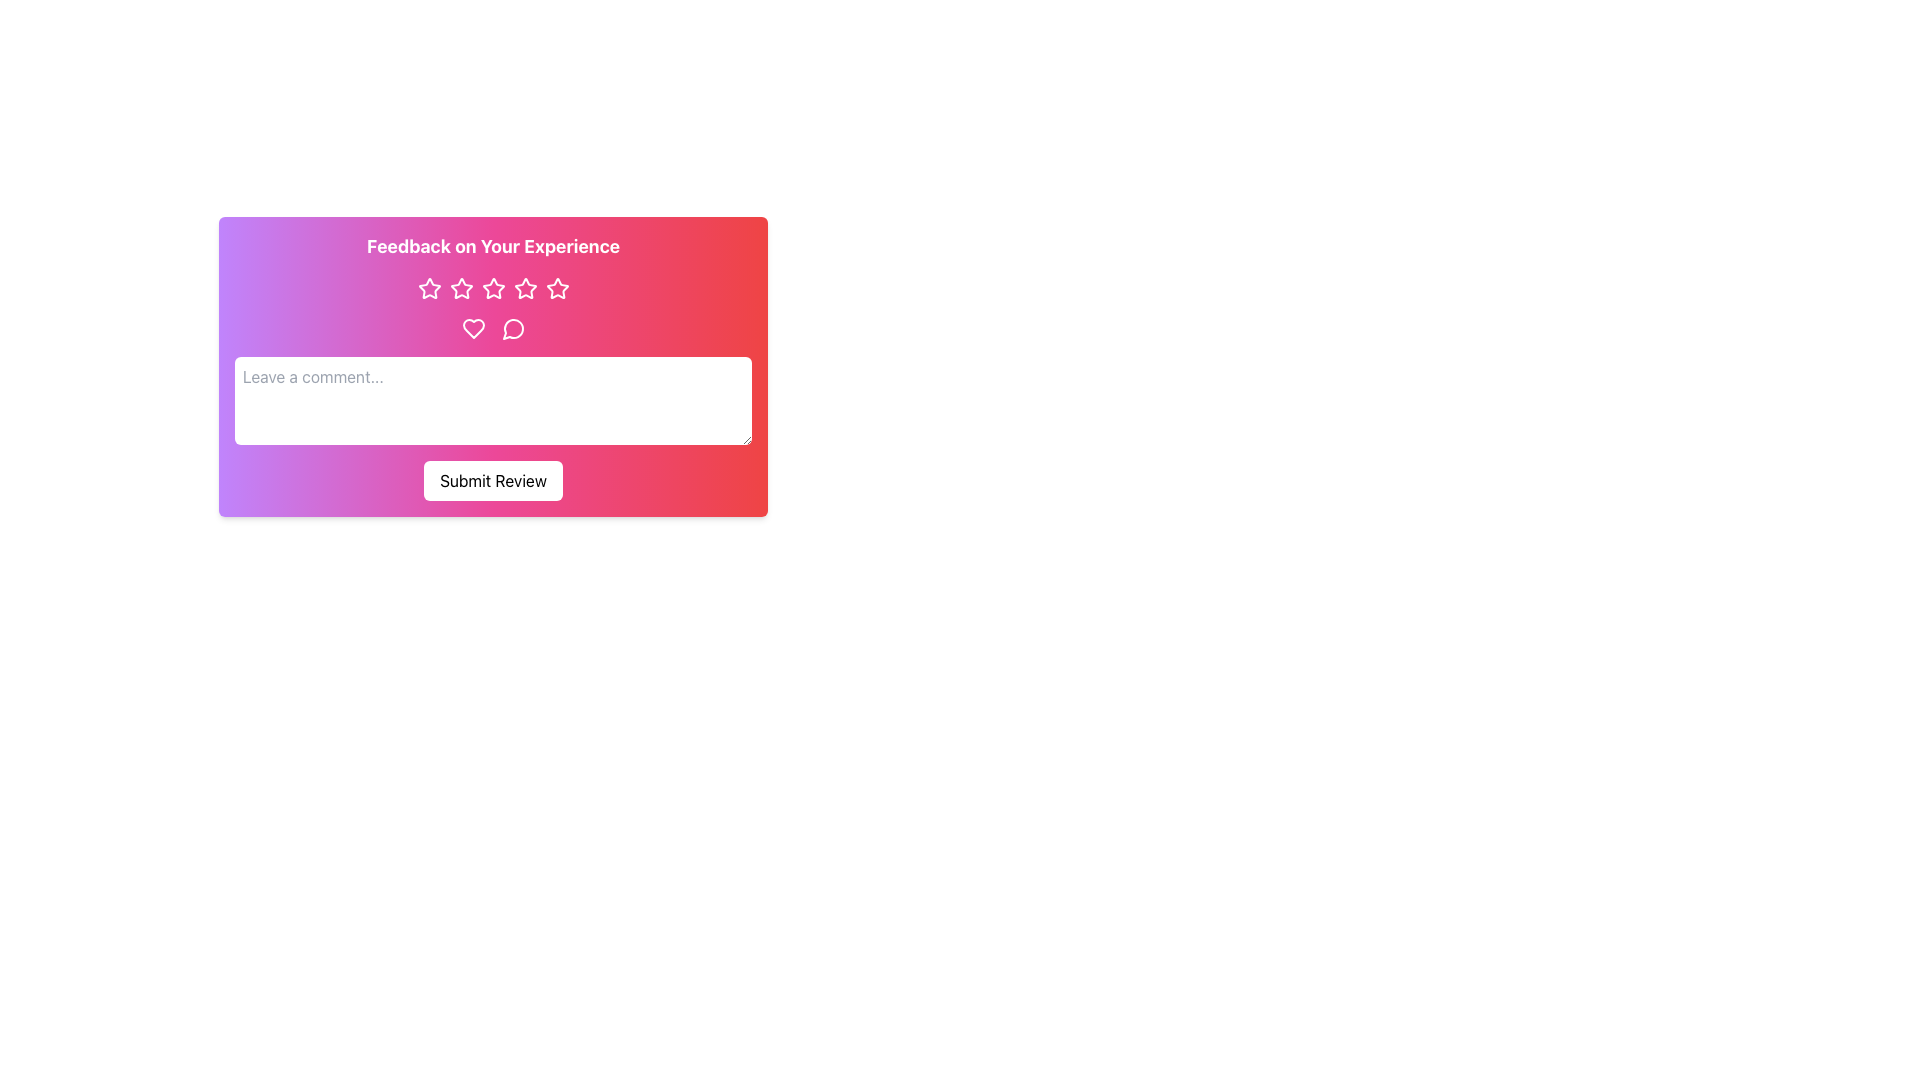 The image size is (1920, 1080). What do you see at coordinates (428, 288) in the screenshot?
I see `the first star-shaped icon with a pink gradient fill located beneath the text 'Feedback on Your Experience'` at bounding box center [428, 288].